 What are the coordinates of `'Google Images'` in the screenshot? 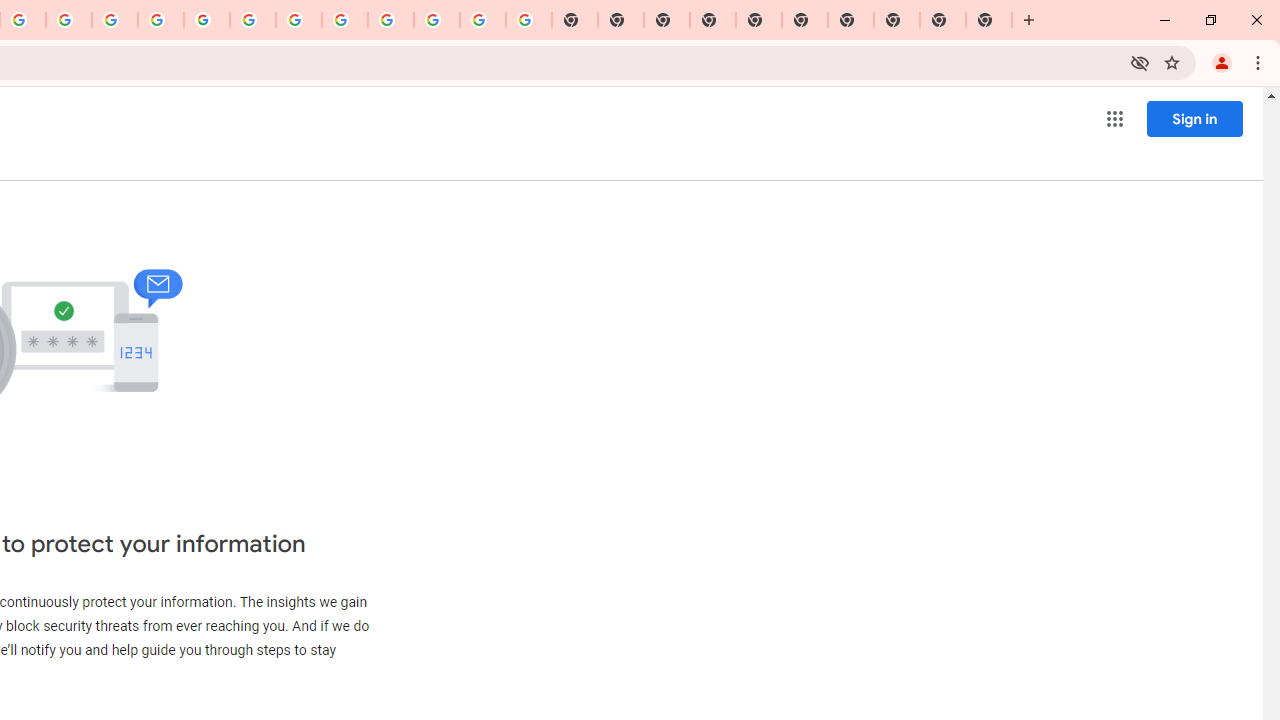 It's located at (528, 20).